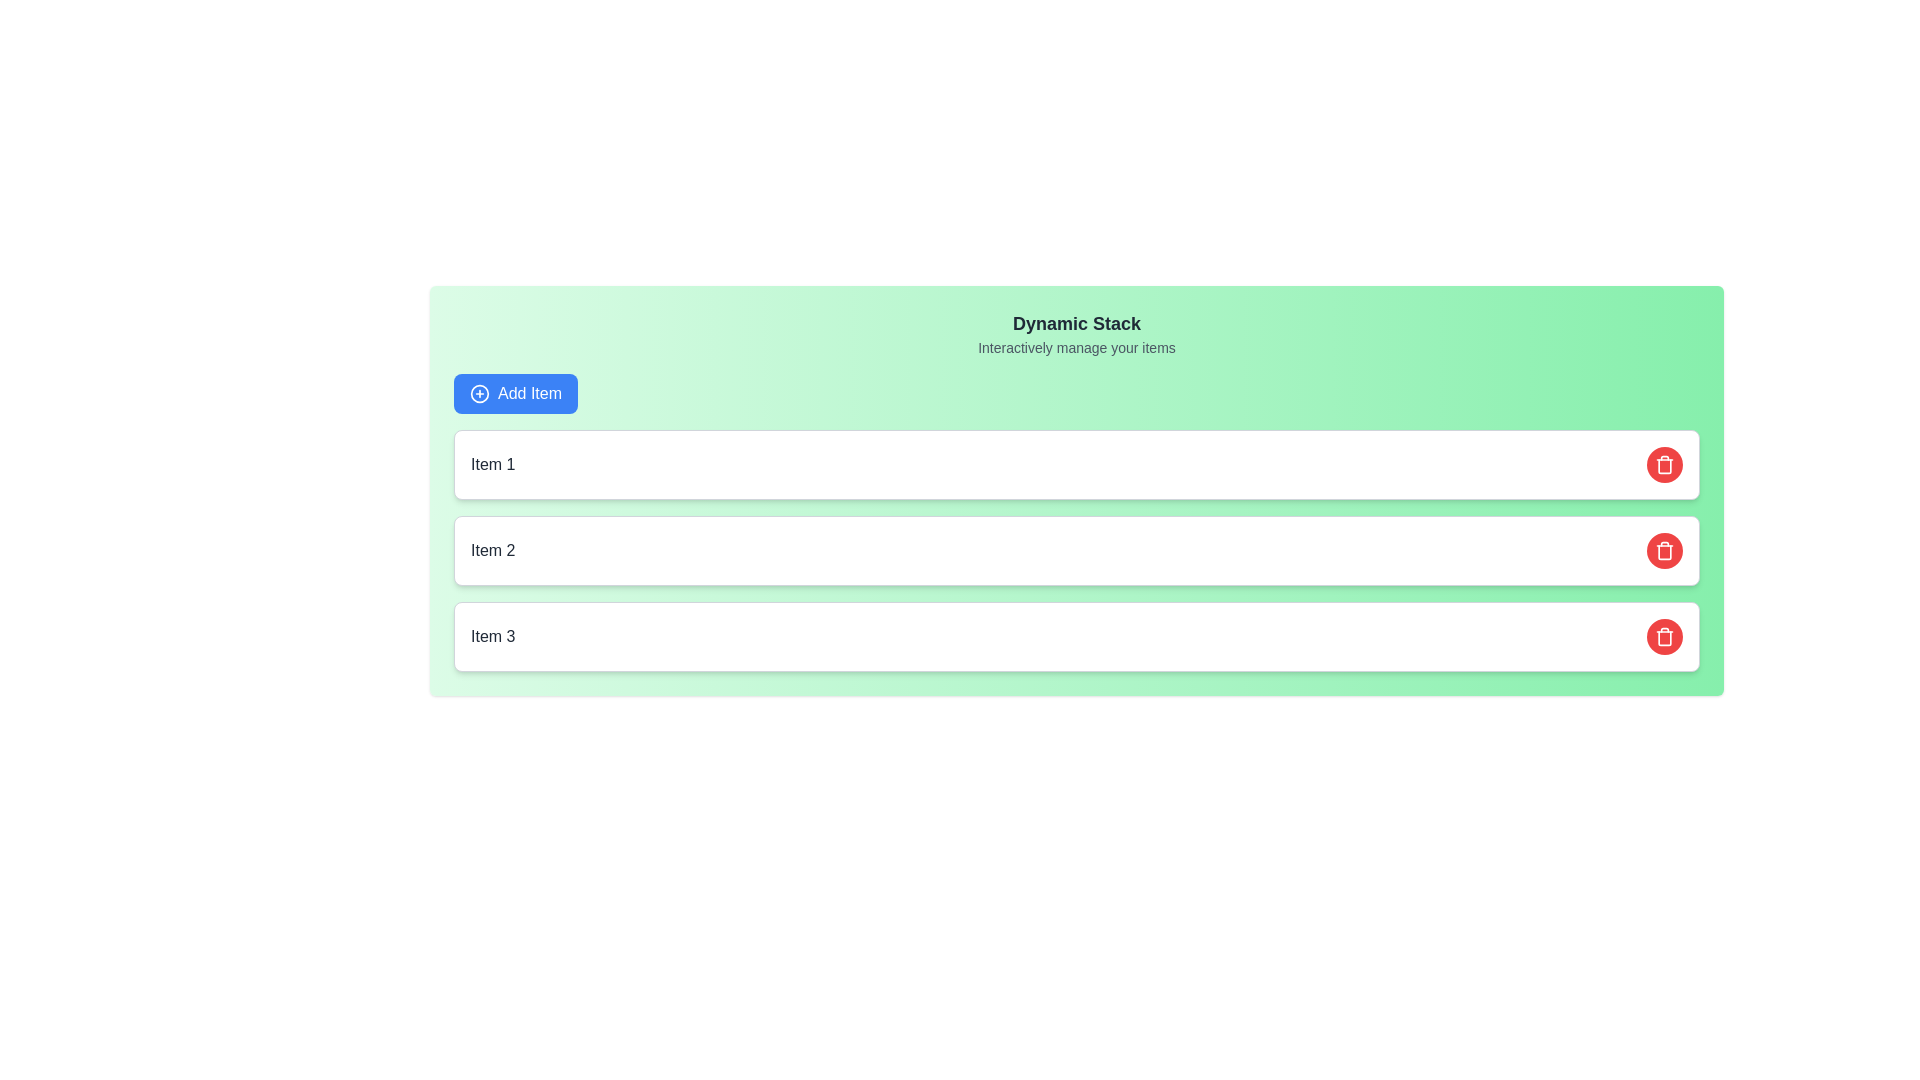  What do you see at coordinates (1665, 551) in the screenshot?
I see `the red-colored trash icon within the delete button of the second list item` at bounding box center [1665, 551].